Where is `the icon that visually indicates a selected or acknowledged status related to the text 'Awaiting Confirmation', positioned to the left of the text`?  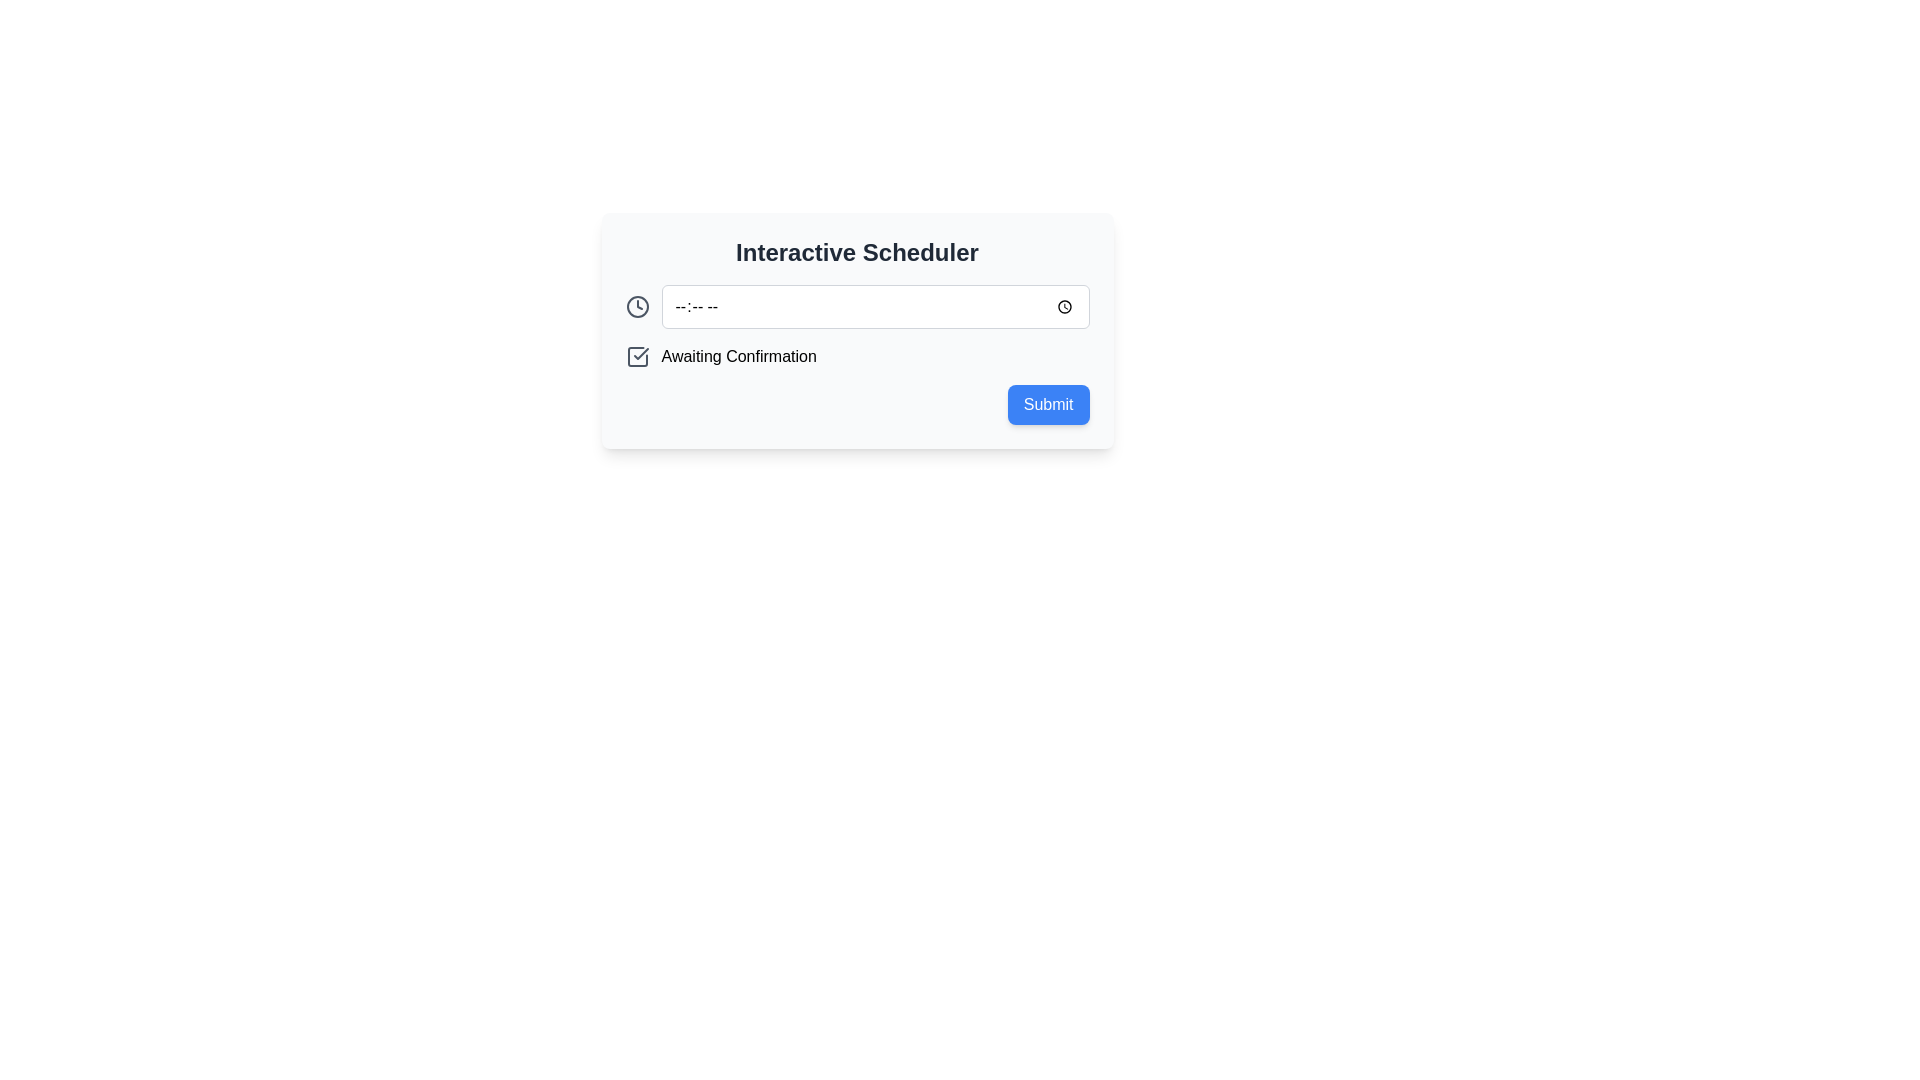
the icon that visually indicates a selected or acknowledged status related to the text 'Awaiting Confirmation', positioned to the left of the text is located at coordinates (636, 356).